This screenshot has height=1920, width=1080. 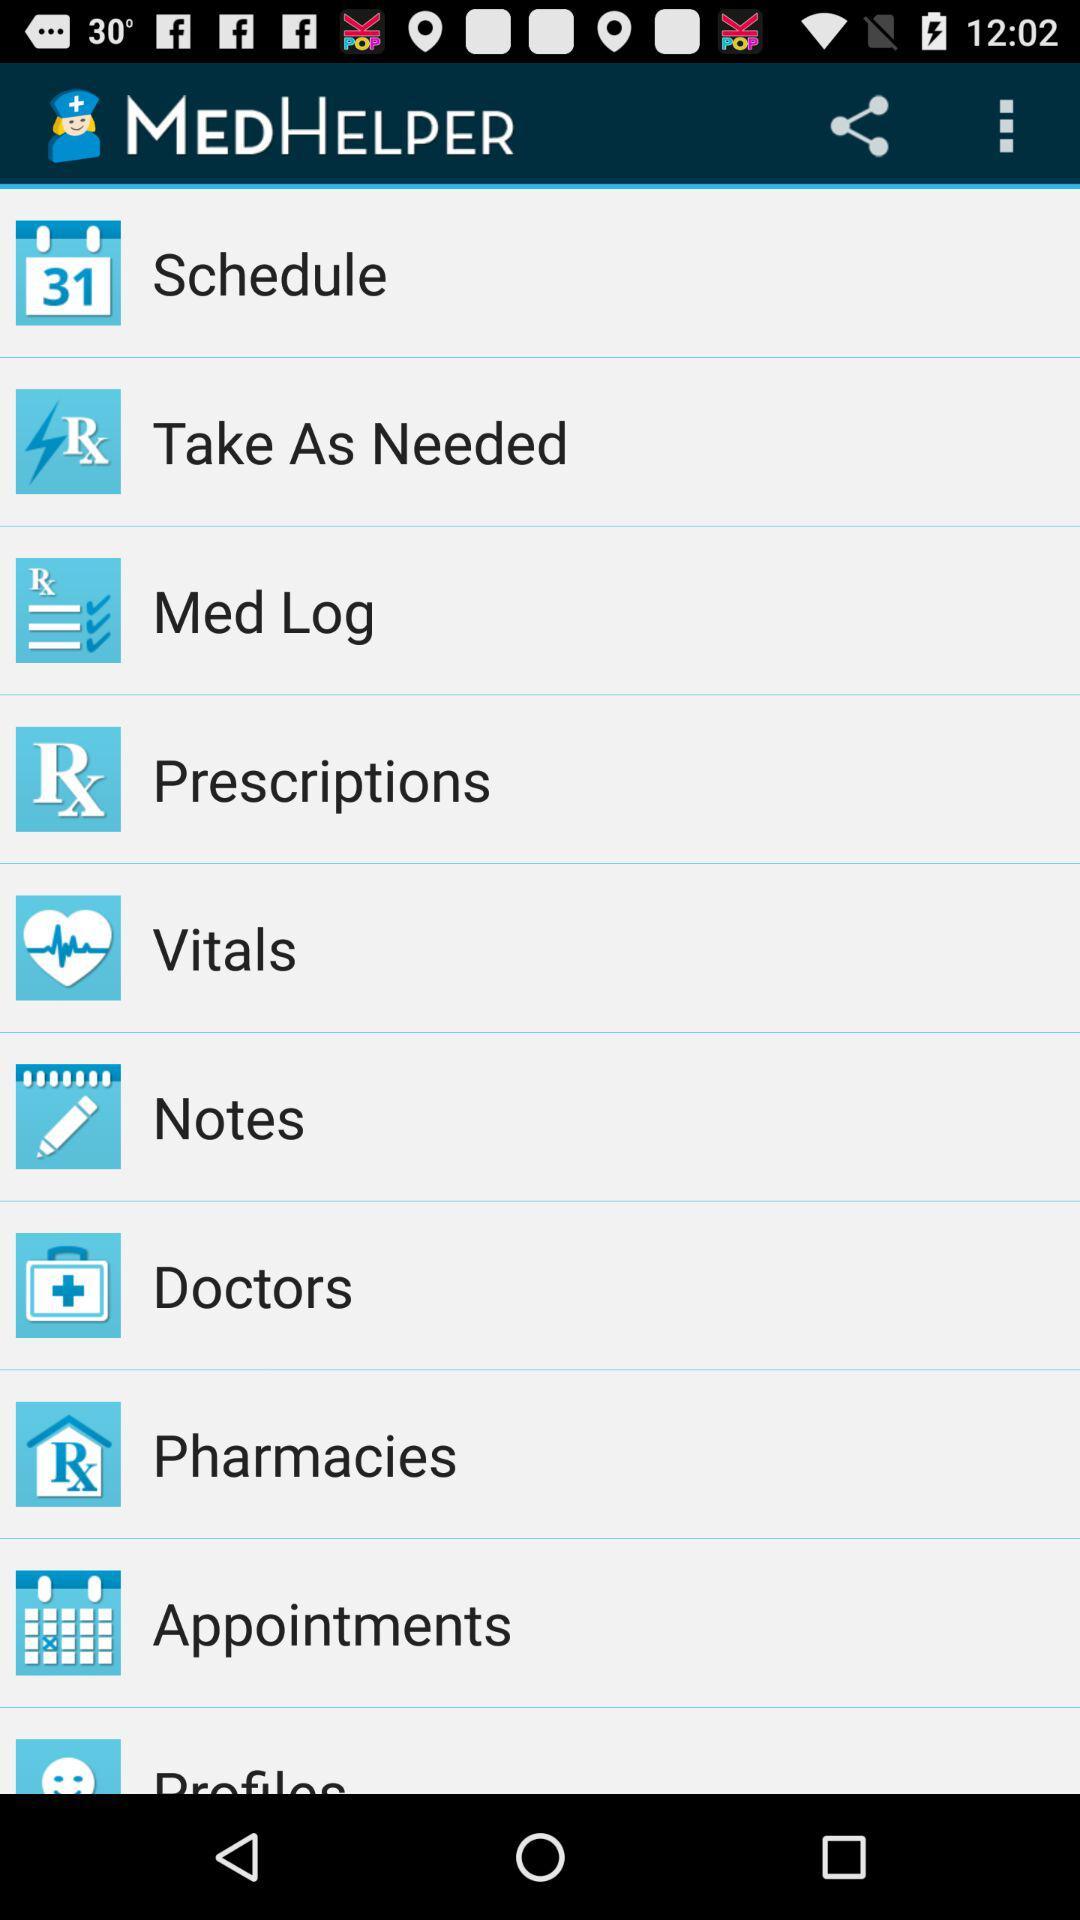 What do you see at coordinates (607, 1454) in the screenshot?
I see `the item below the doctors item` at bounding box center [607, 1454].